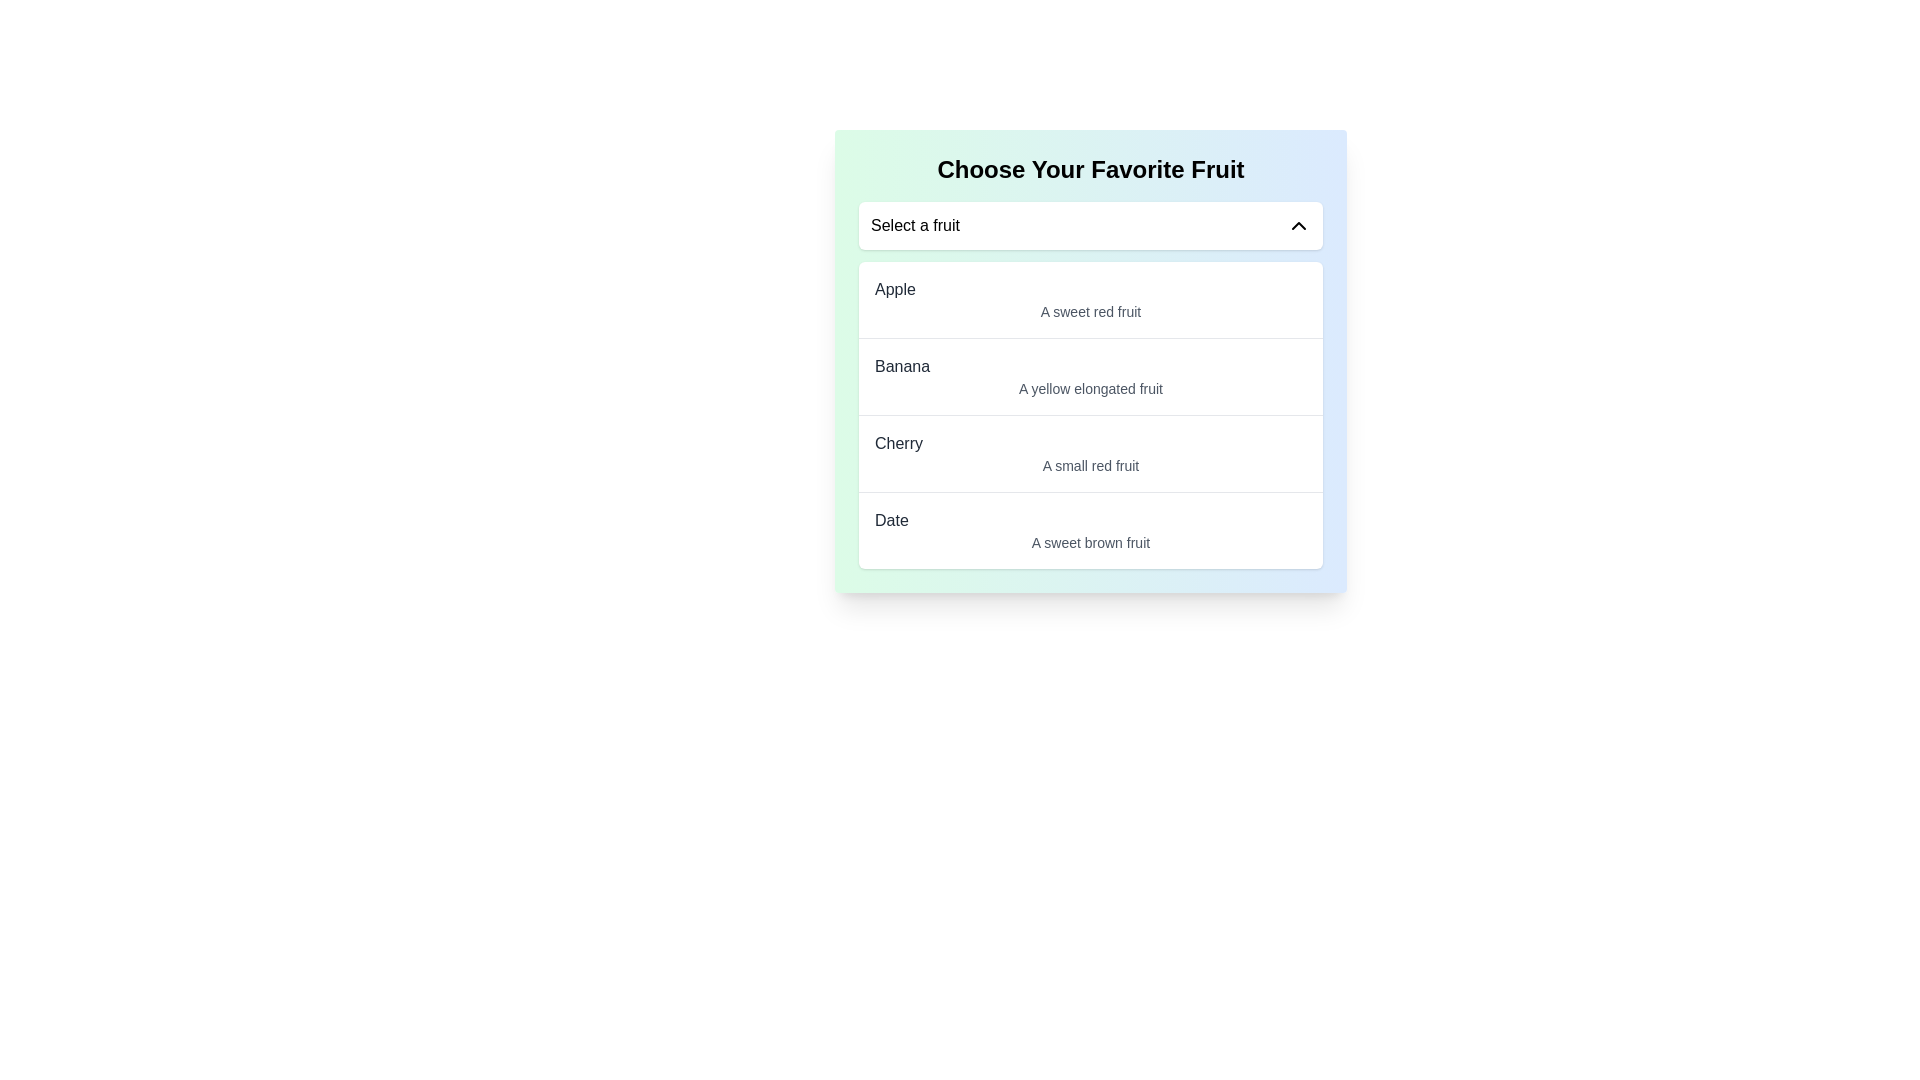 The image size is (1920, 1080). I want to click on around the text area of the 'Banana' label, which is the second item in a vertical list of fruits, so click(901, 366).